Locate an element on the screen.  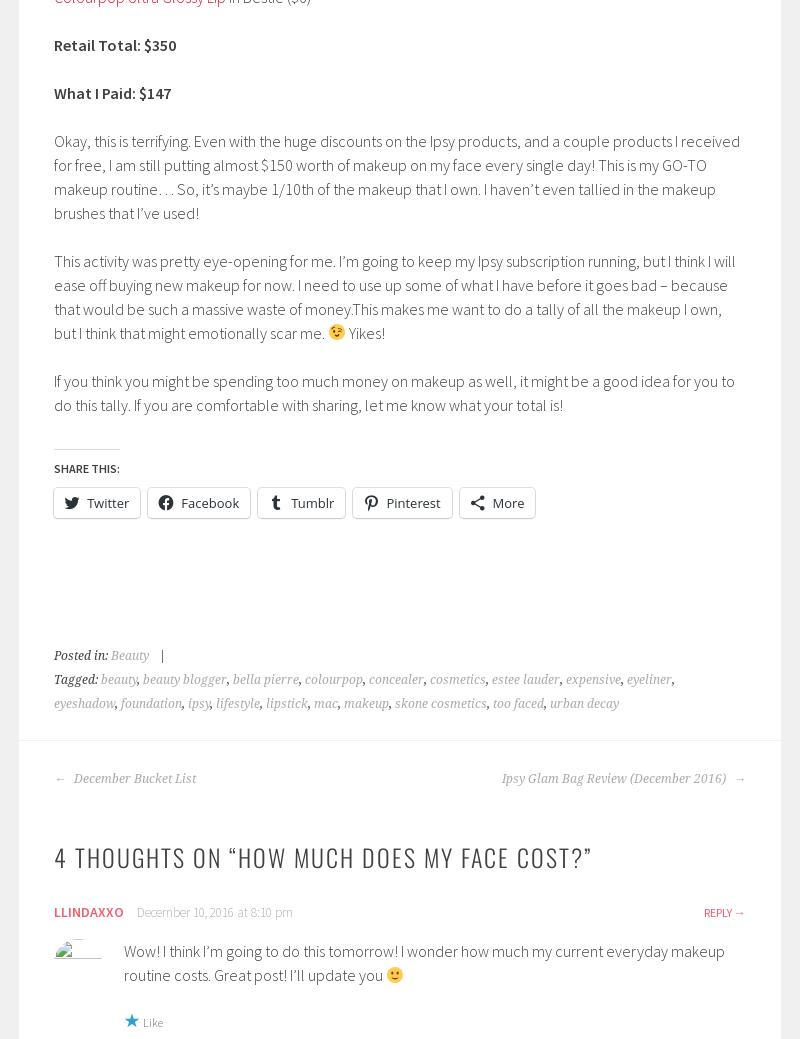
'eyeshadow' is located at coordinates (84, 701).